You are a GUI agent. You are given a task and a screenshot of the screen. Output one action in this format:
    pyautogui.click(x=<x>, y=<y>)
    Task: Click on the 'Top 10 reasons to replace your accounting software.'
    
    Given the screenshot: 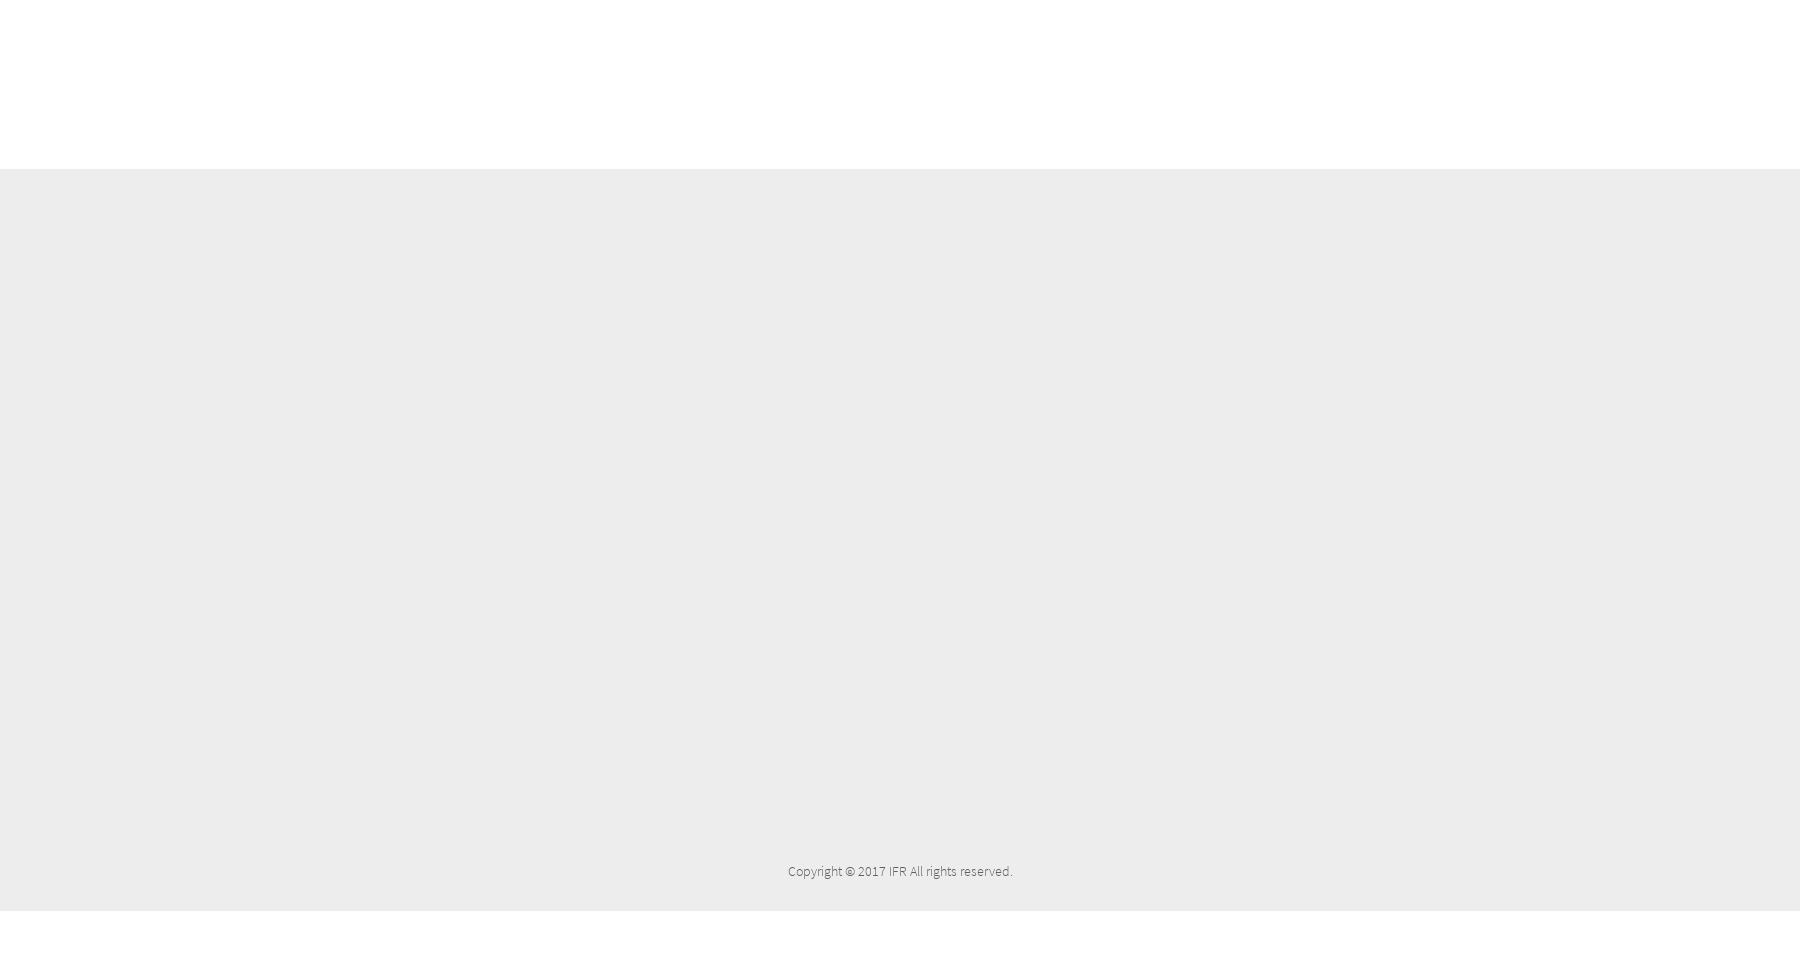 What is the action you would take?
    pyautogui.click(x=729, y=732)
    